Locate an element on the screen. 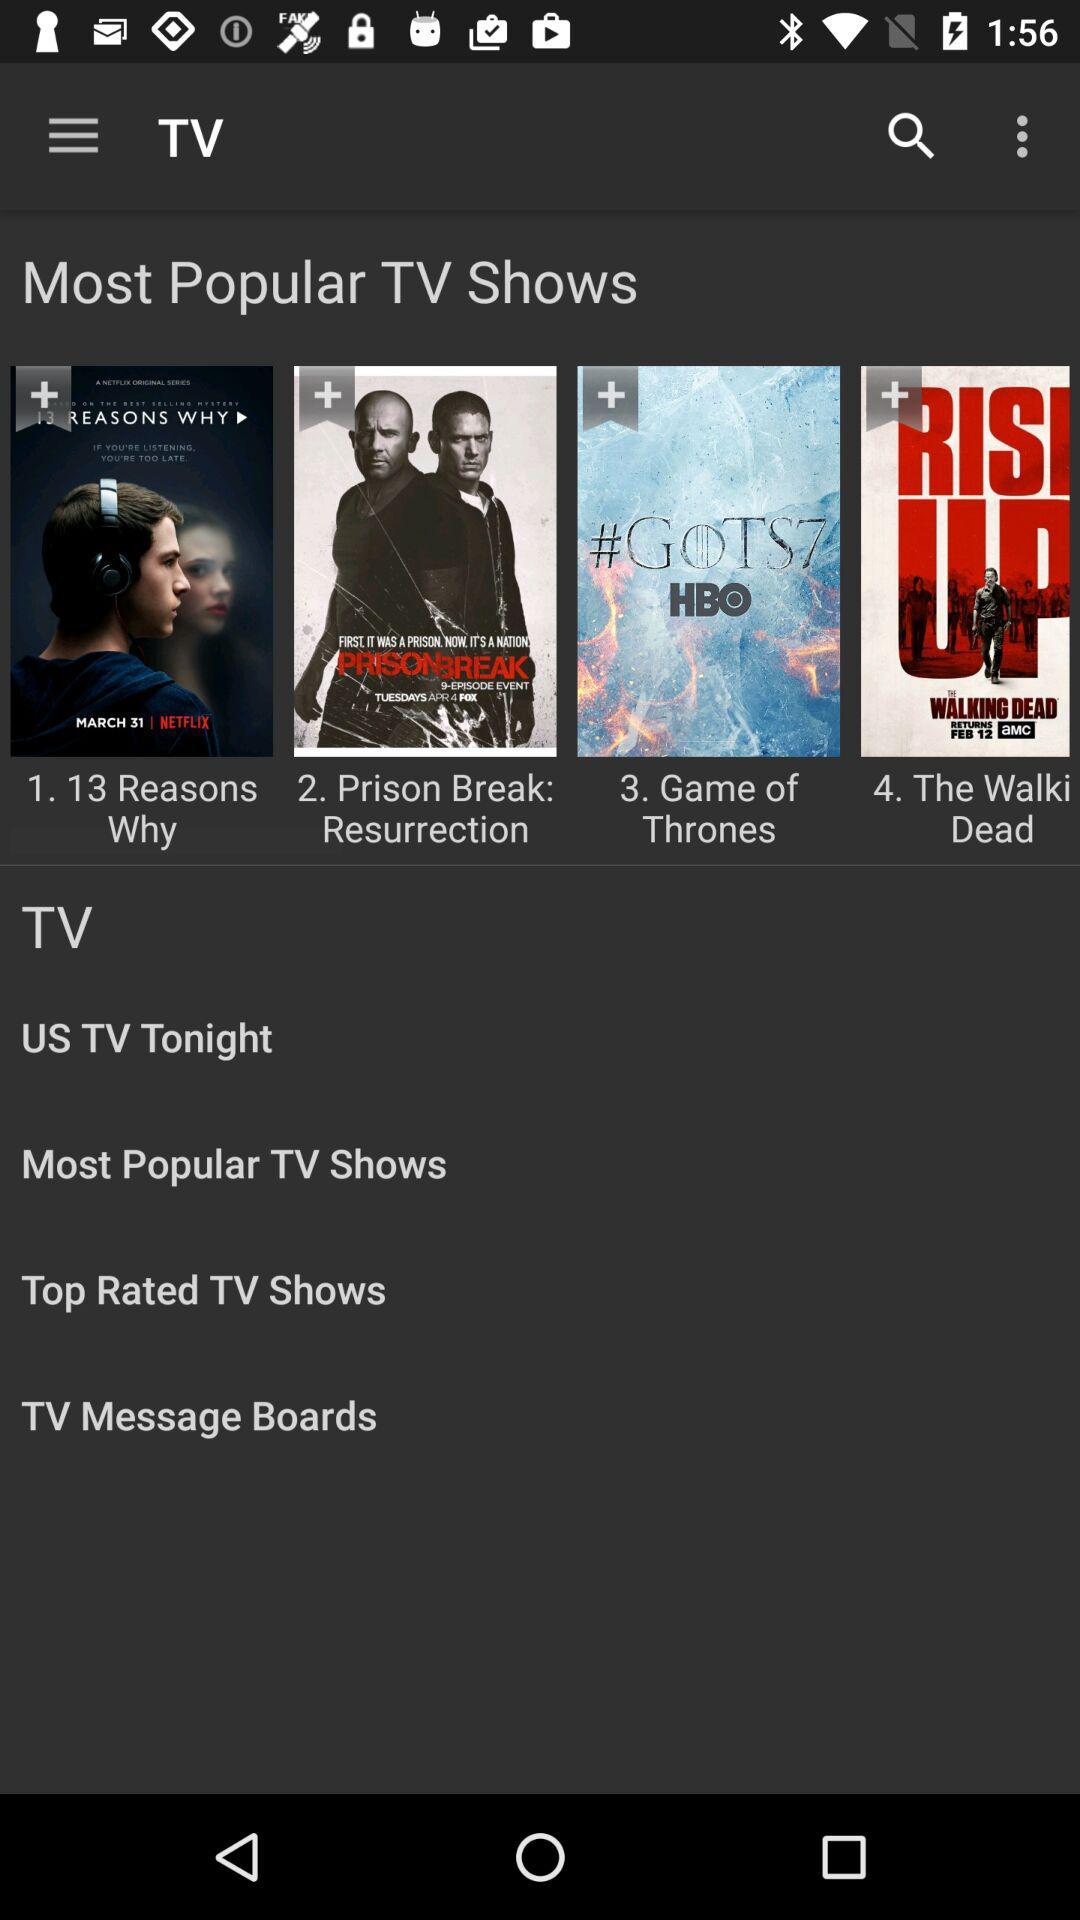  the item to the right of tv item is located at coordinates (911, 135).